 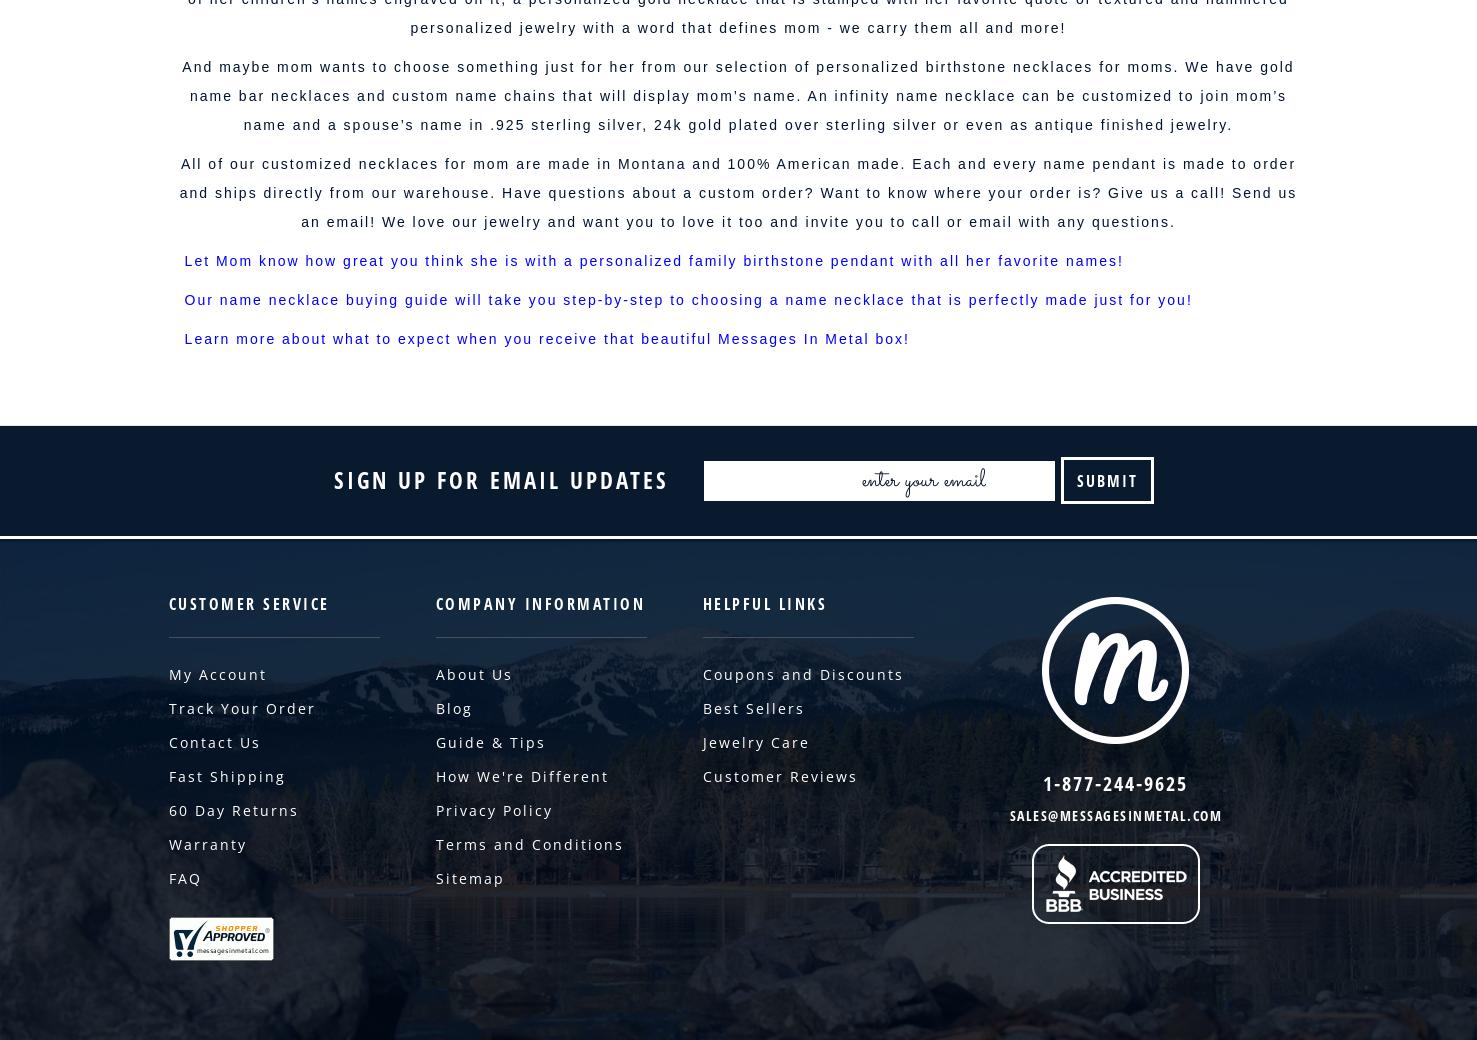 I want to click on 'Terms and Conditions', so click(x=434, y=843).